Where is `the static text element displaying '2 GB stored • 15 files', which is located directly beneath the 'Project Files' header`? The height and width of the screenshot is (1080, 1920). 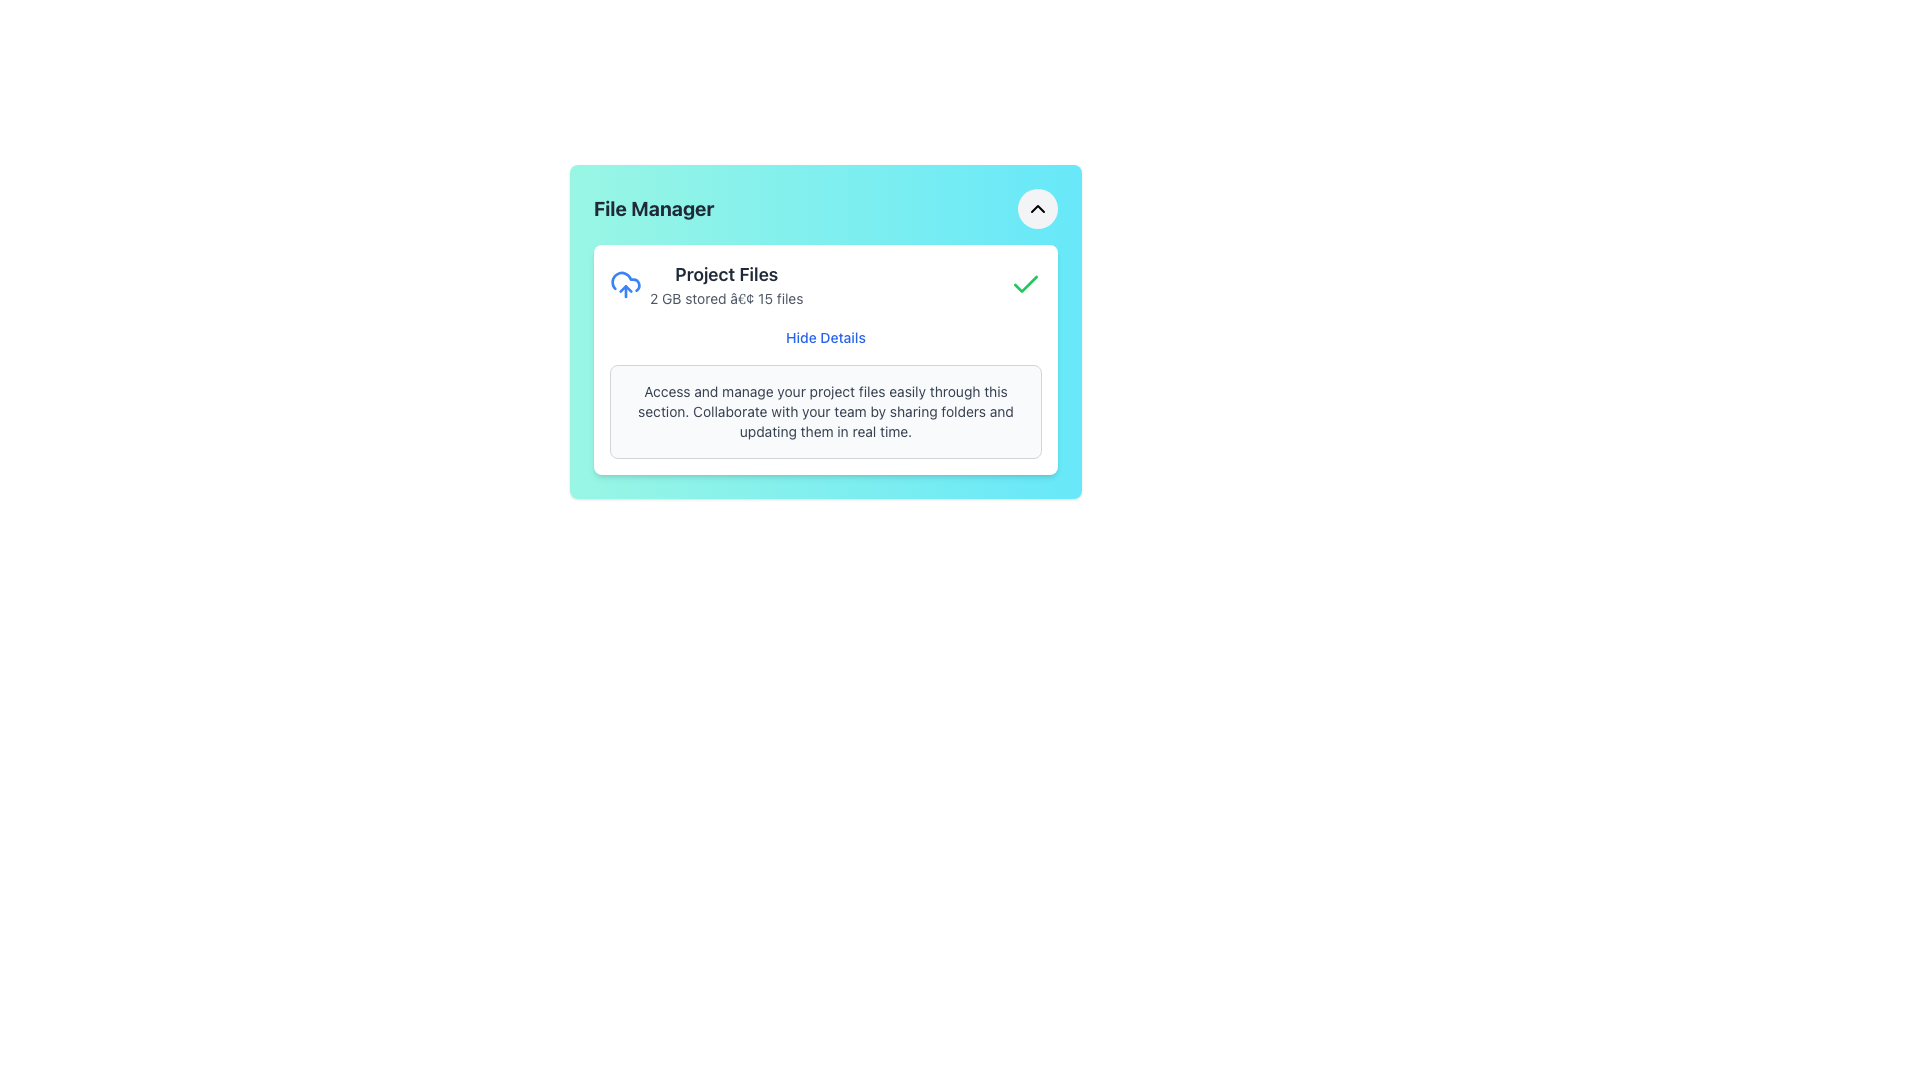
the static text element displaying '2 GB stored • 15 files', which is located directly beneath the 'Project Files' header is located at coordinates (725, 299).